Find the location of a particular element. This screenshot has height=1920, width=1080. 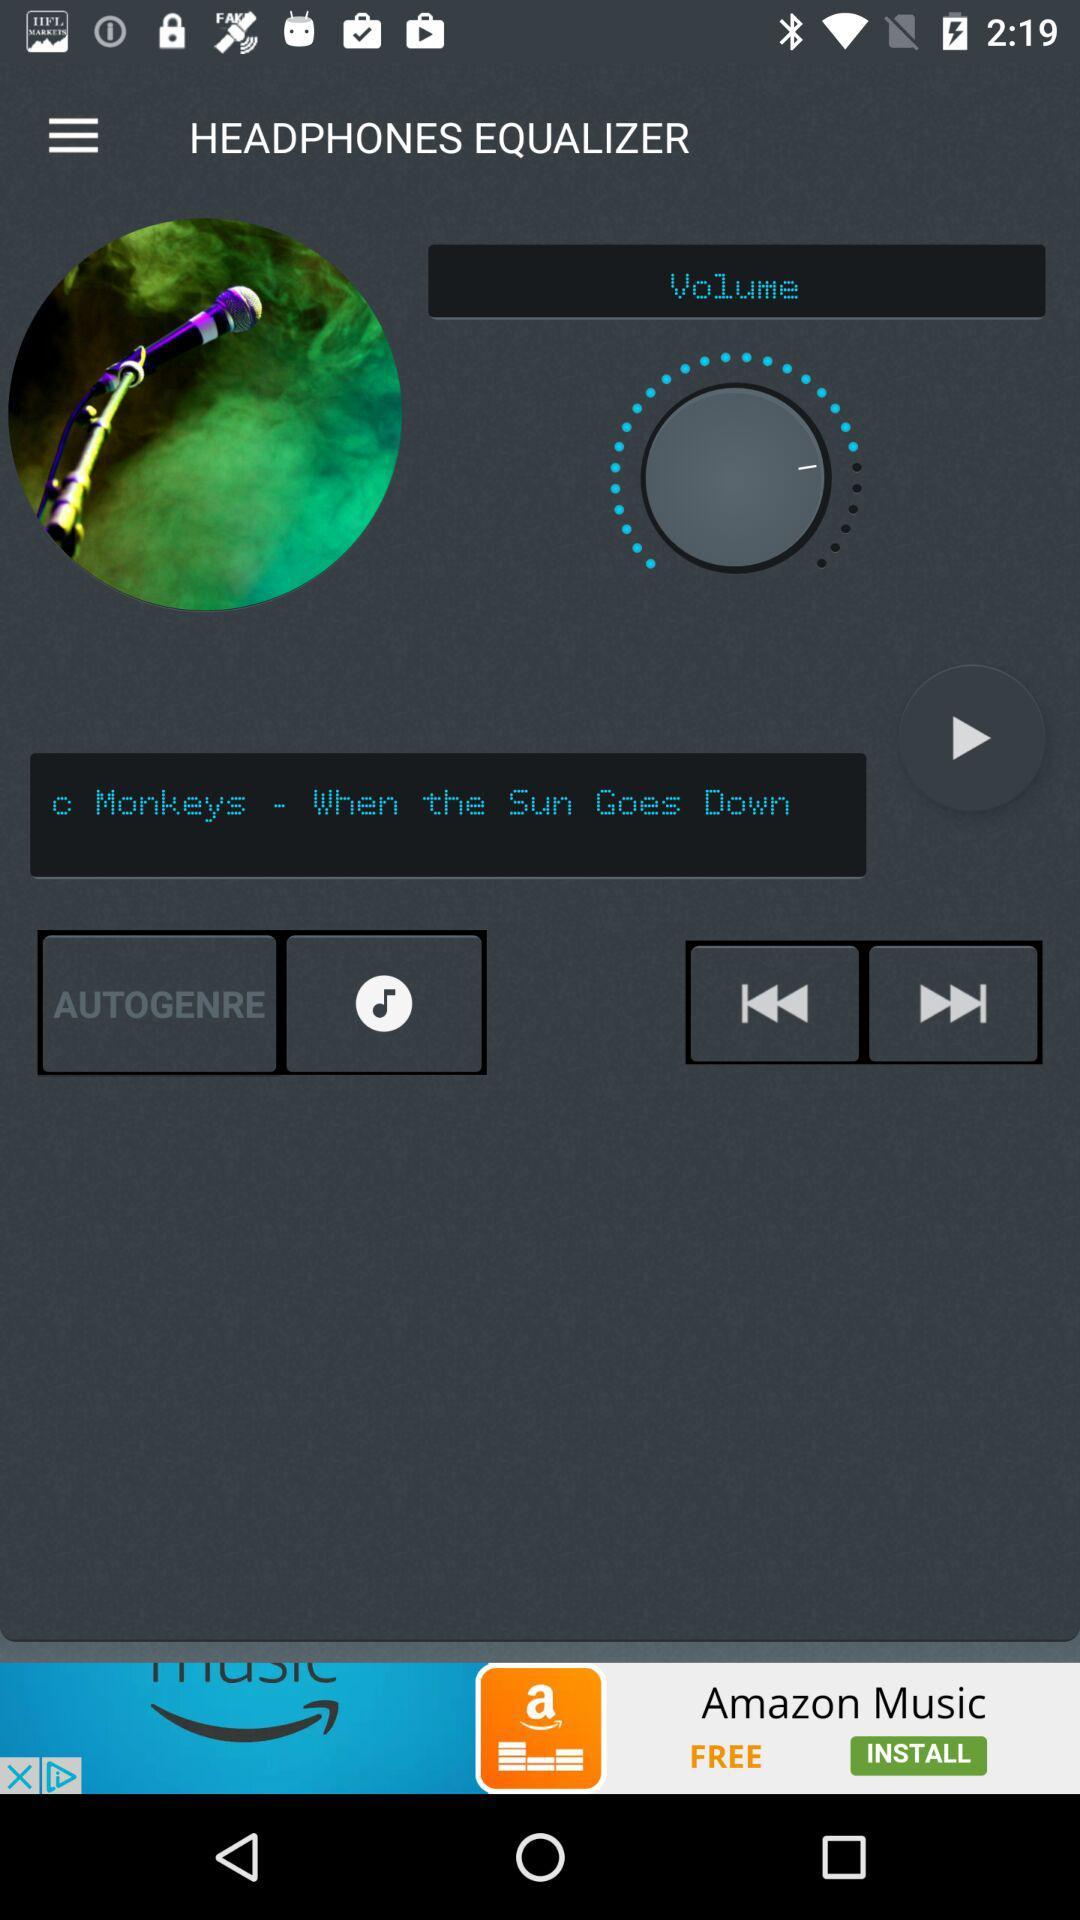

the play icon is located at coordinates (971, 737).